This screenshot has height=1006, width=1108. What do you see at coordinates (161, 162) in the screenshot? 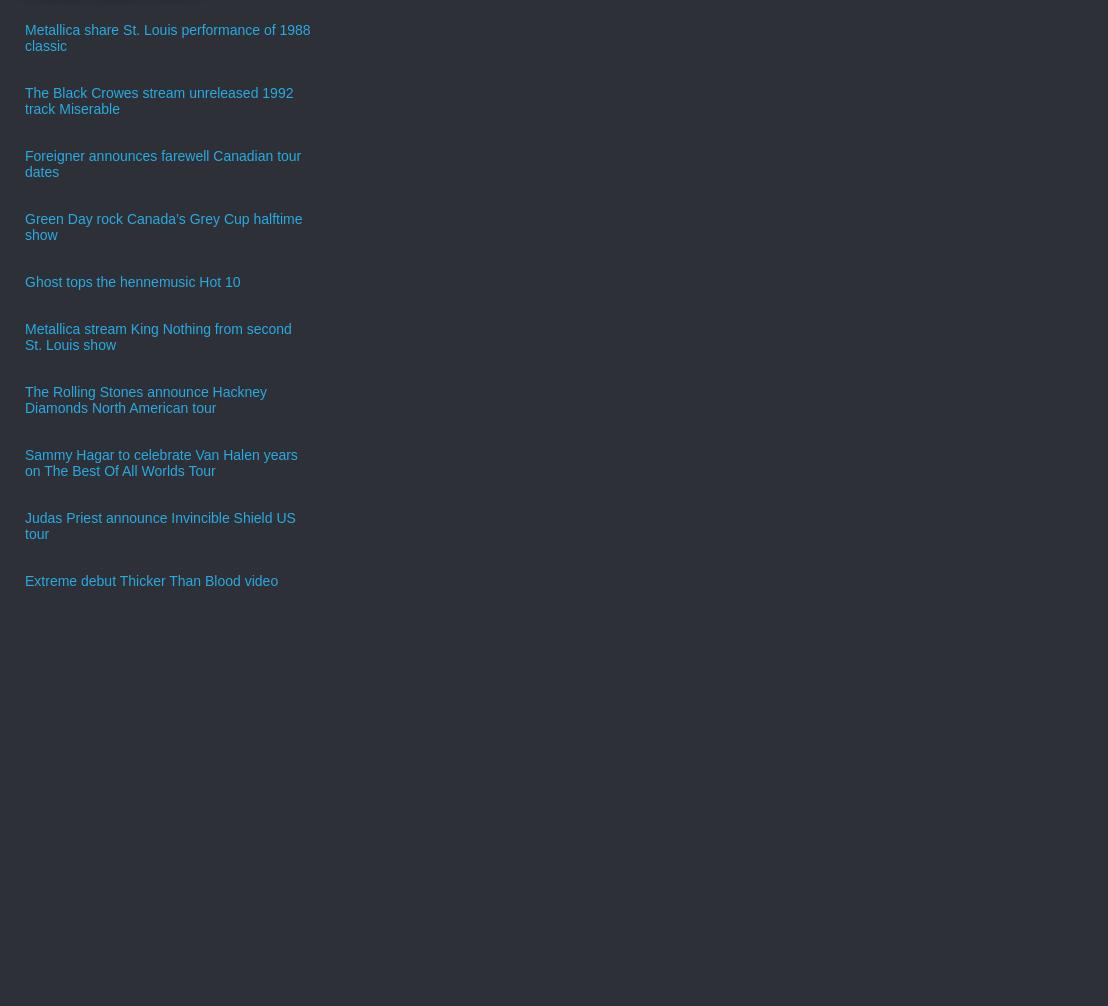
I see `'Foreigner announces farewell Canadian tour dates'` at bounding box center [161, 162].